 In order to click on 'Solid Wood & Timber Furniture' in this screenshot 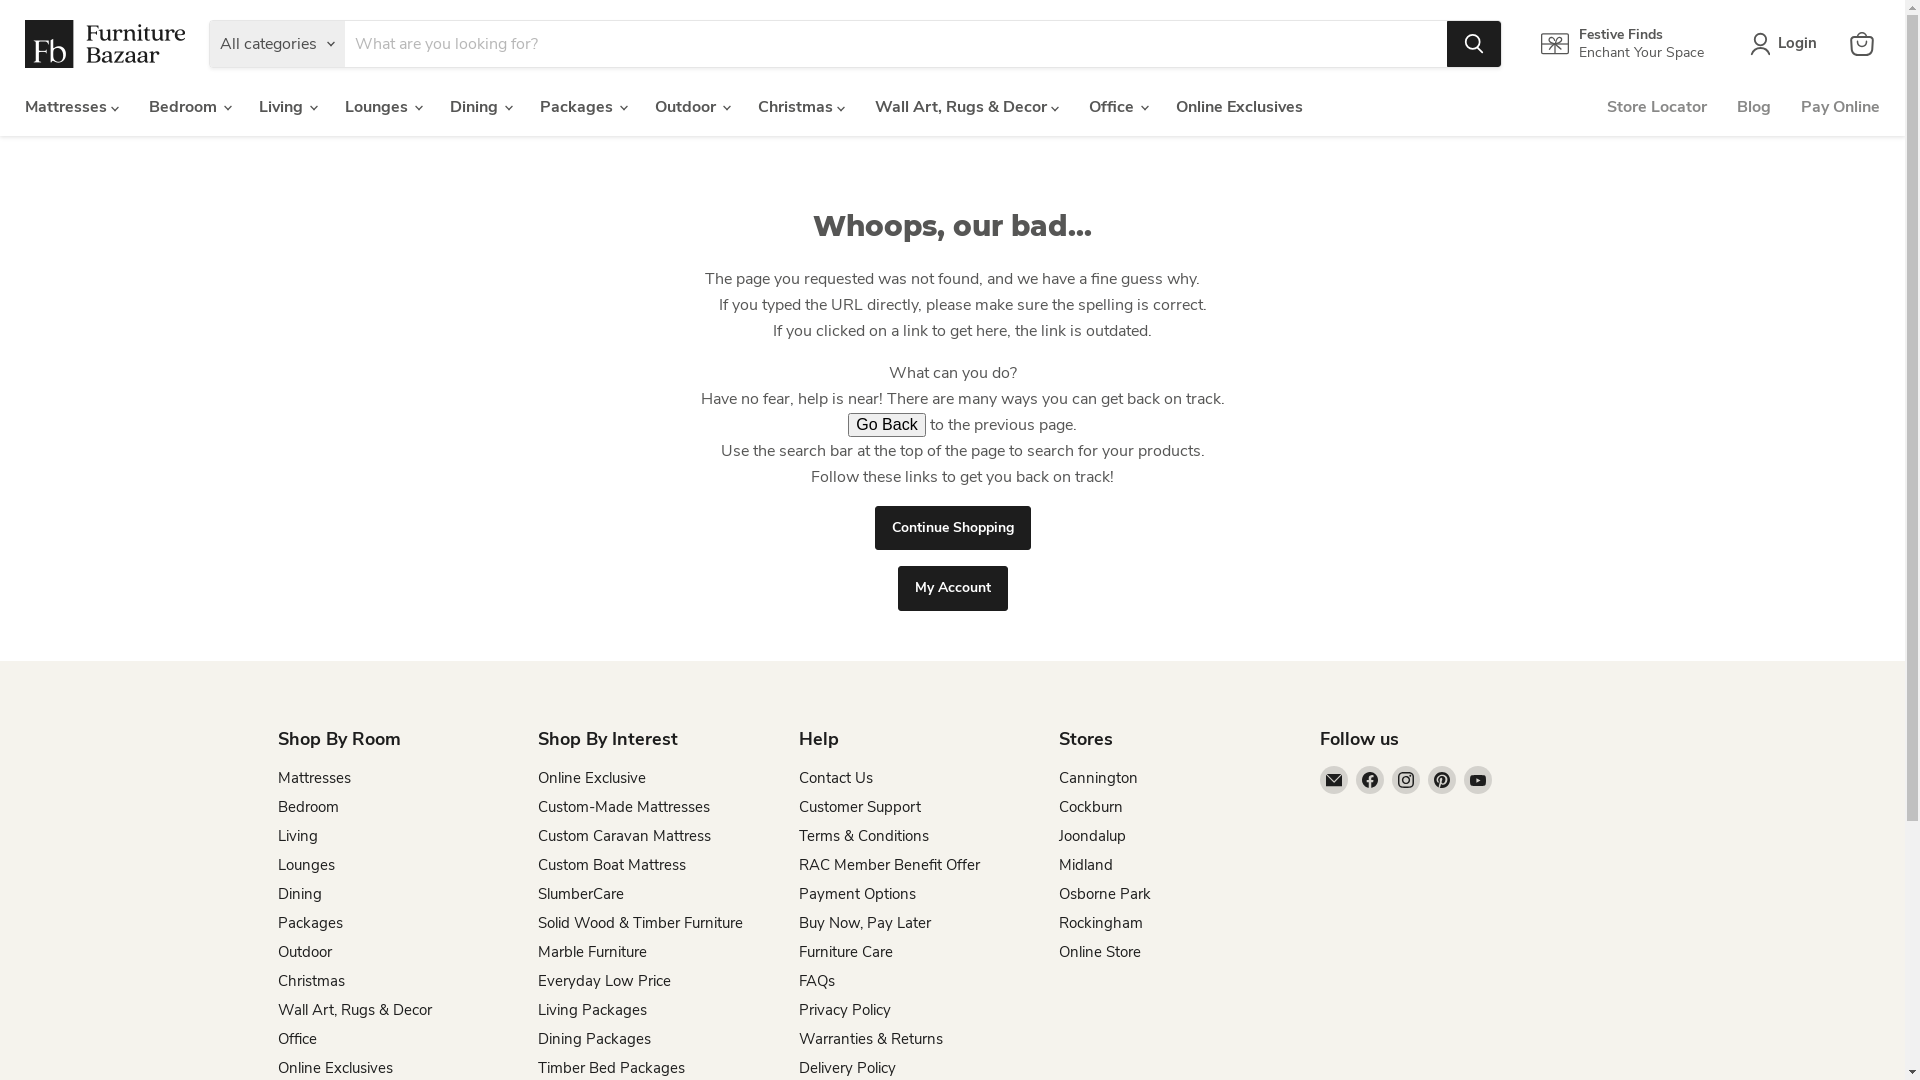, I will do `click(640, 922)`.